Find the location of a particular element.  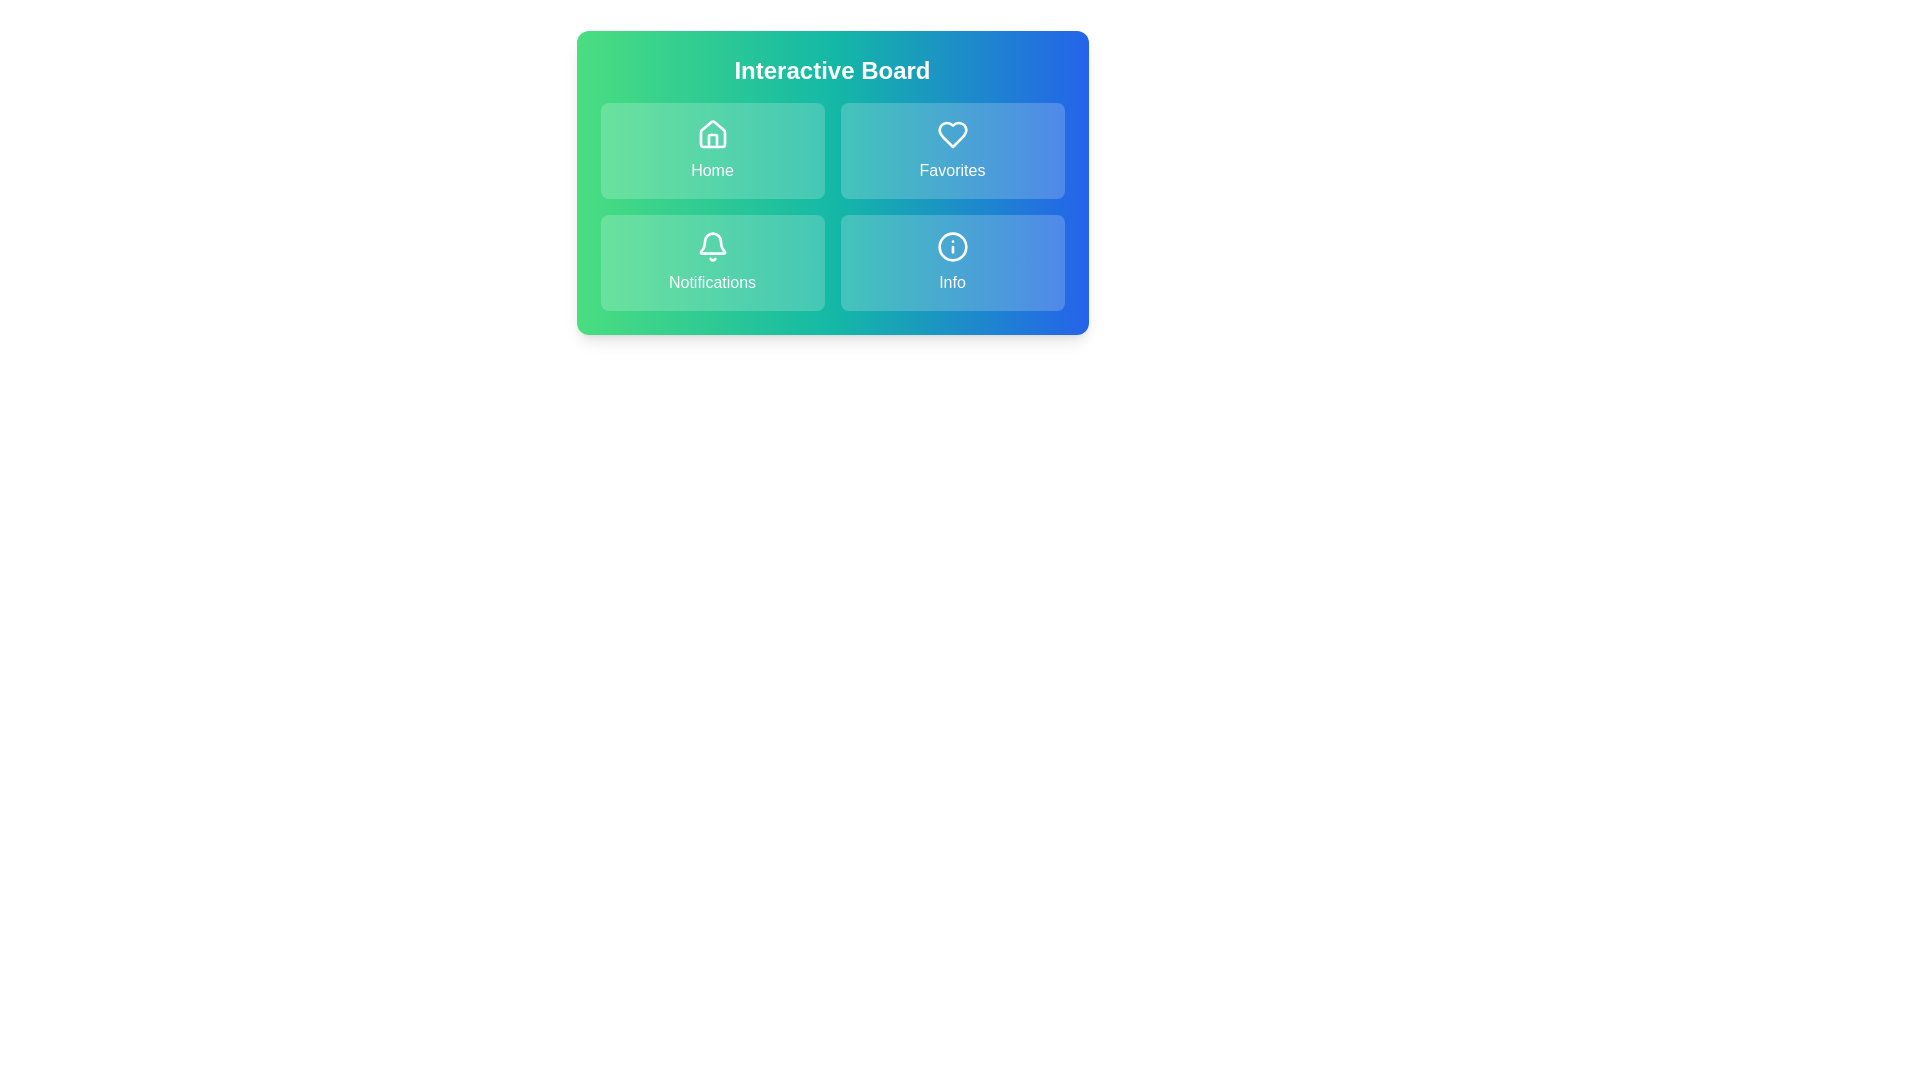

the title text label located at the top-center of the rectangular gradient box, which signals the purpose of the interface area is located at coordinates (832, 69).